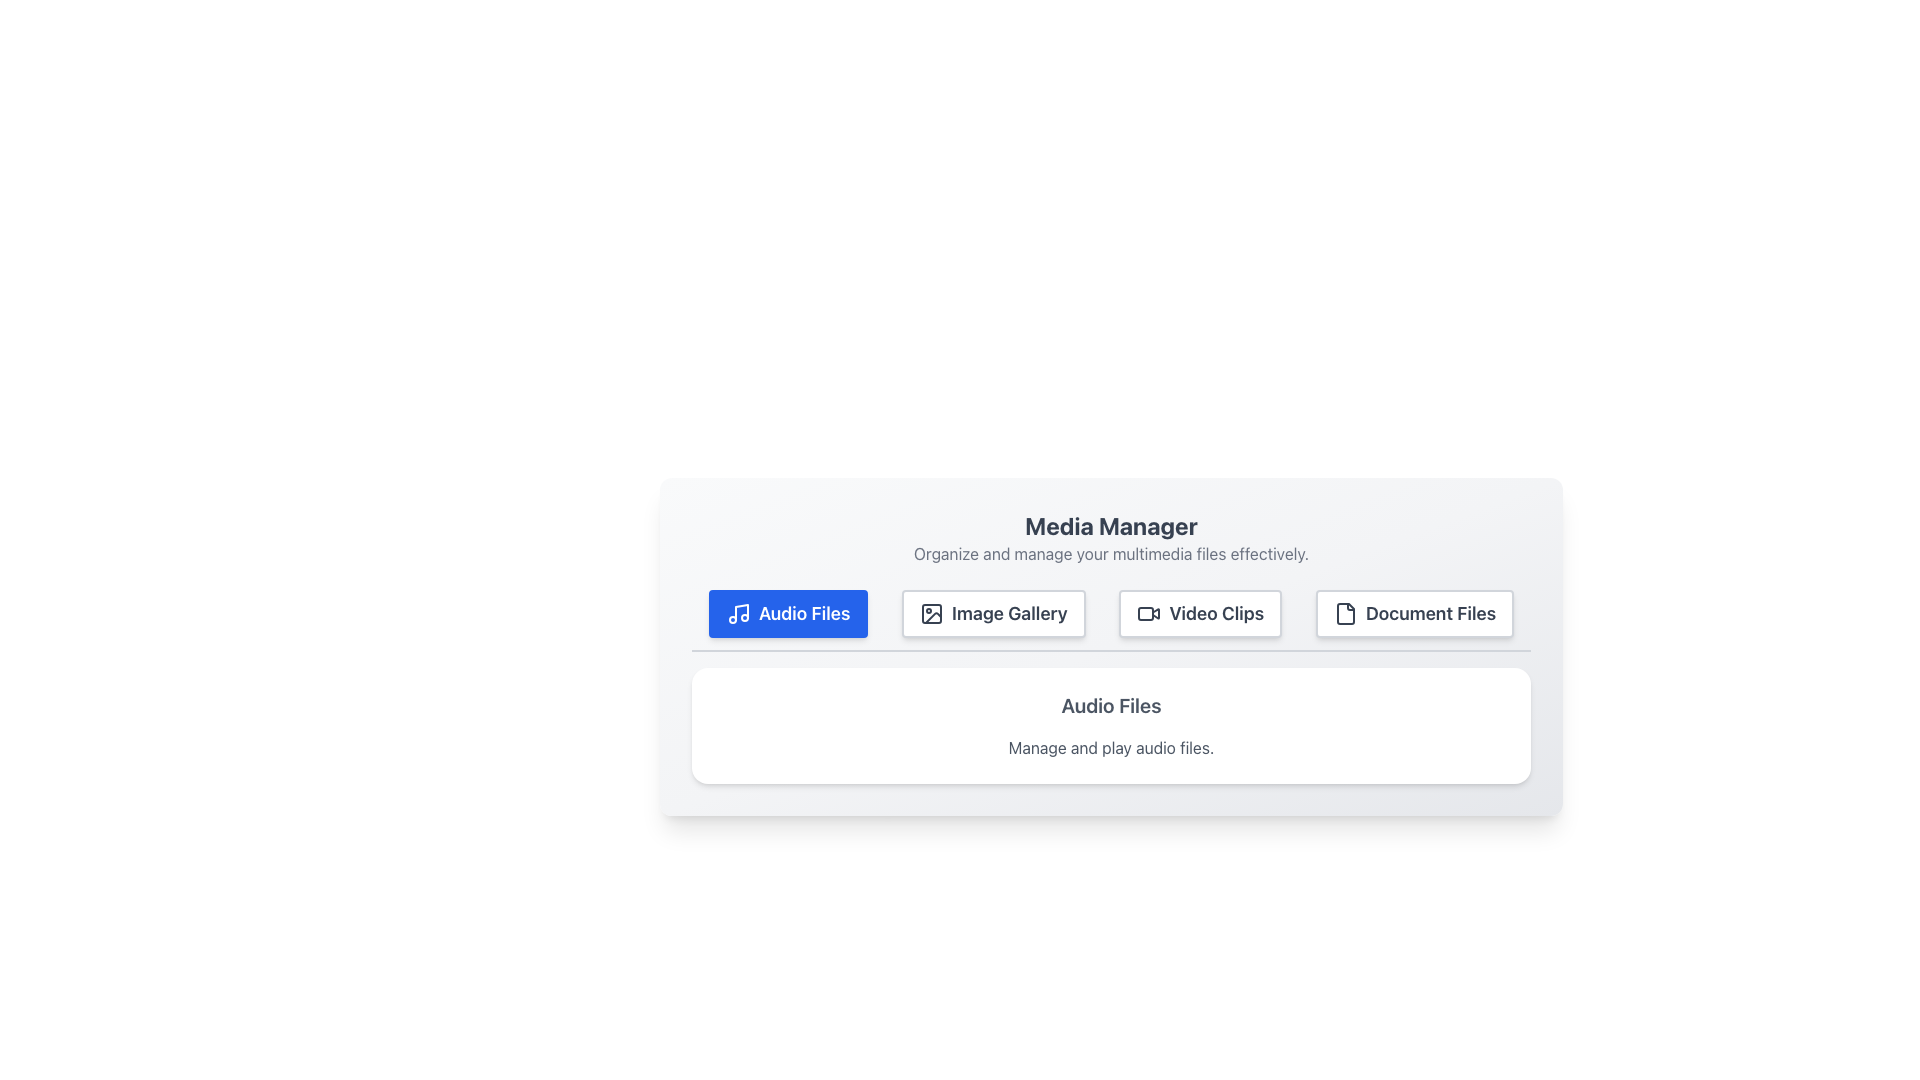  I want to click on the 'Video Clips' button, the third button in a group of four, so click(1200, 612).